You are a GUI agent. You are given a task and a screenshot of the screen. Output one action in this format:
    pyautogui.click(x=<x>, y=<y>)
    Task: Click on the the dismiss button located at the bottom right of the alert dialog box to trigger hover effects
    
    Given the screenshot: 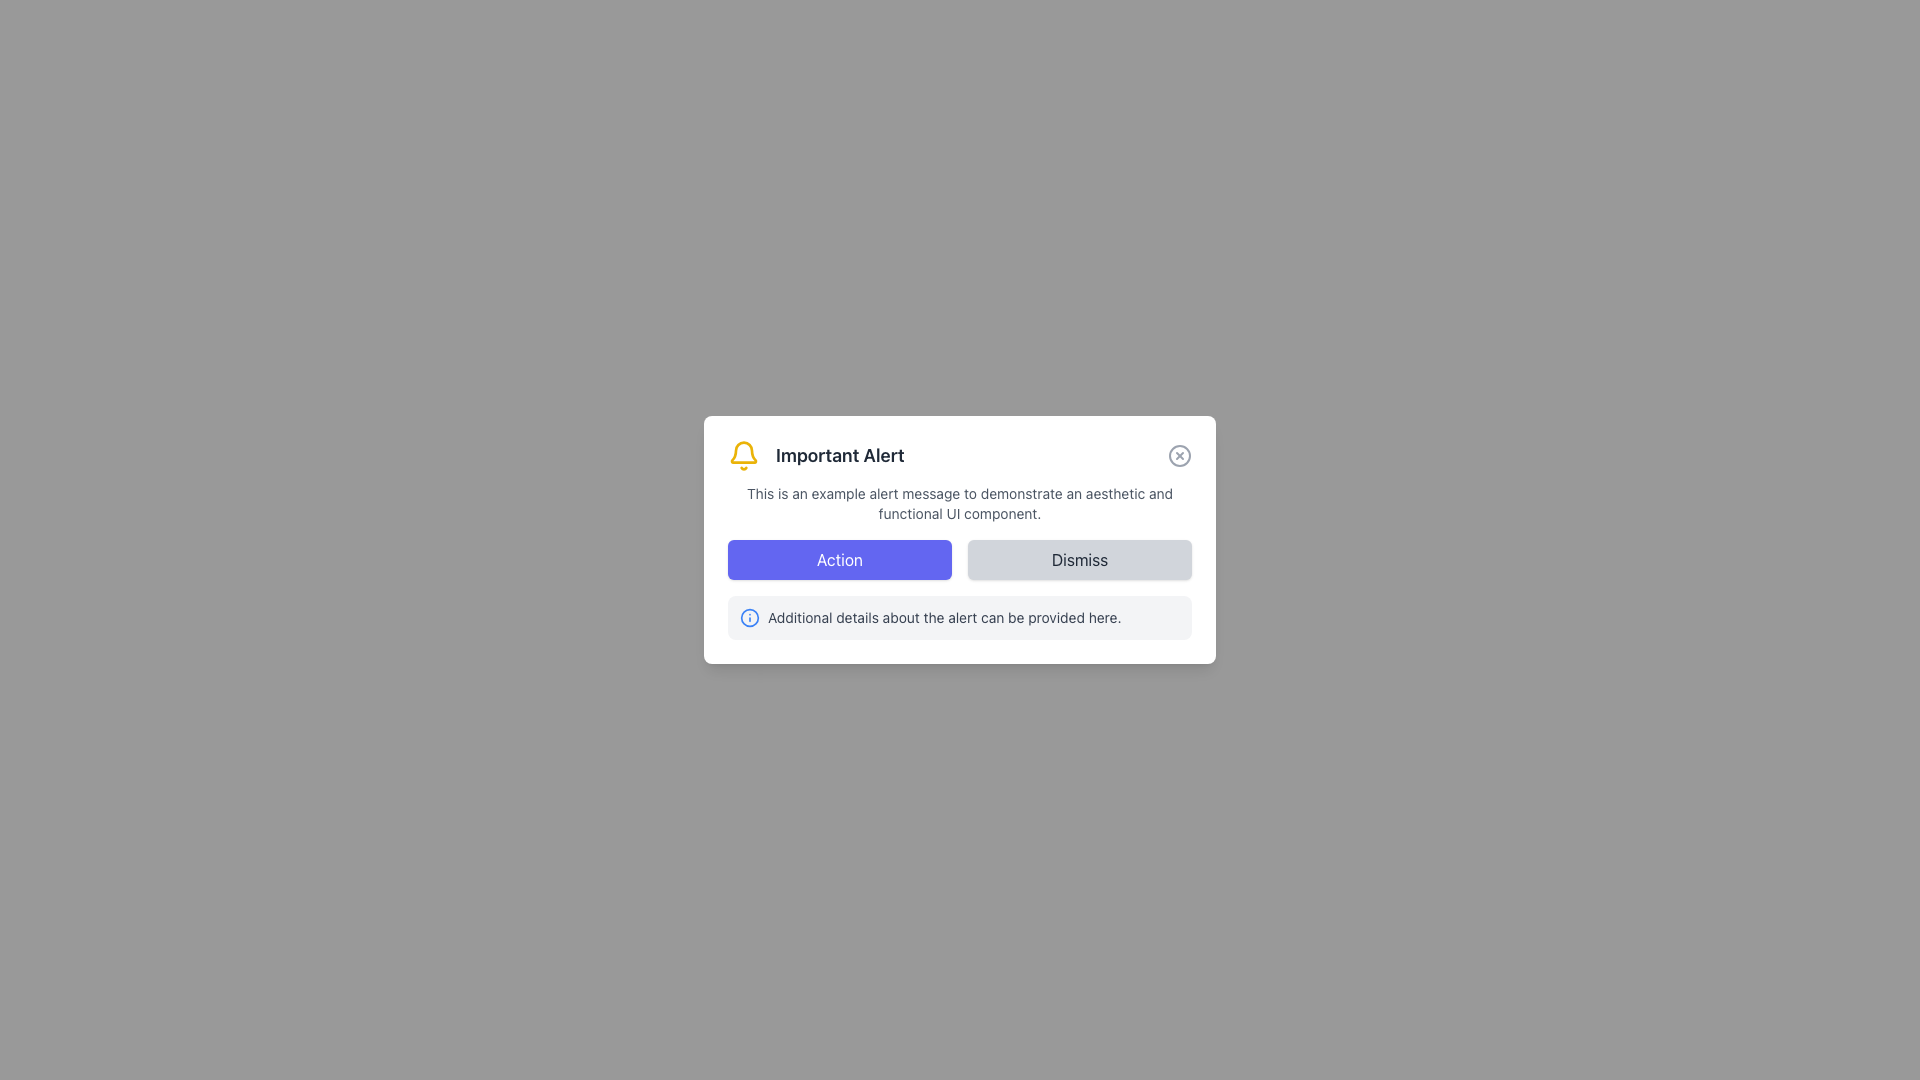 What is the action you would take?
    pyautogui.click(x=1079, y=559)
    